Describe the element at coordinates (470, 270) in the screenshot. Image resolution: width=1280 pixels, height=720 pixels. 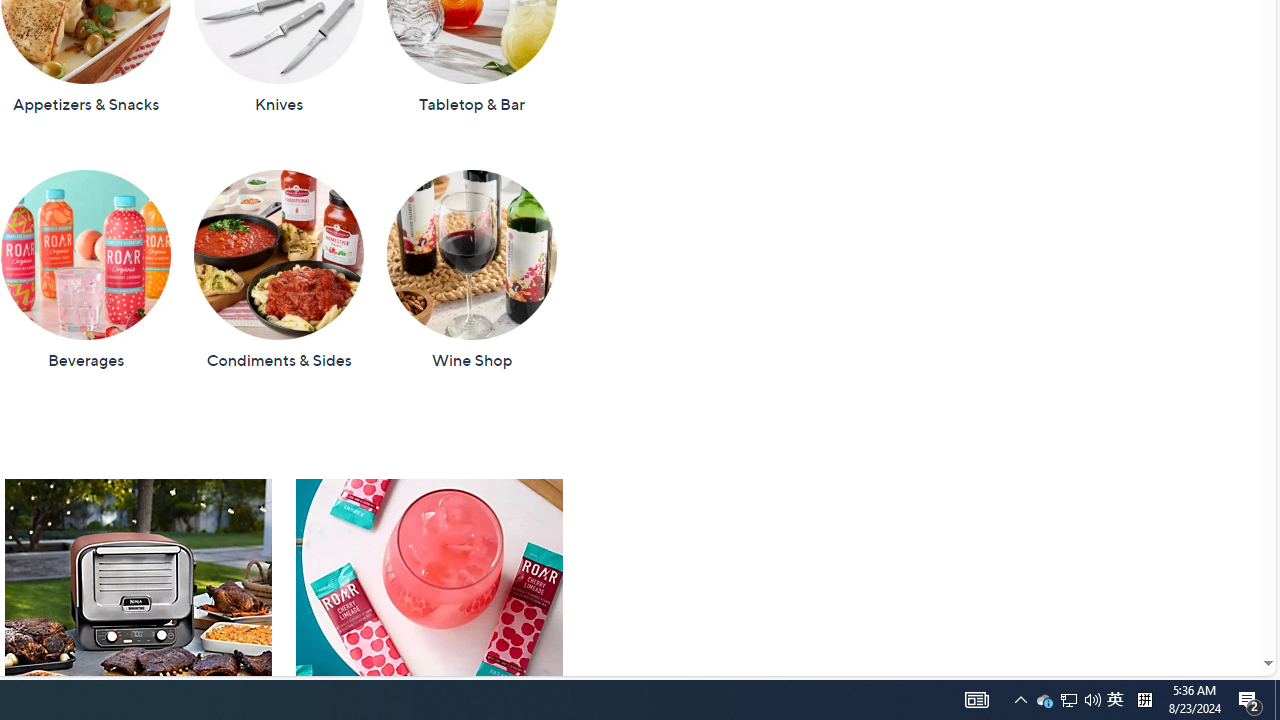
I see `'Wine Shop'` at that location.